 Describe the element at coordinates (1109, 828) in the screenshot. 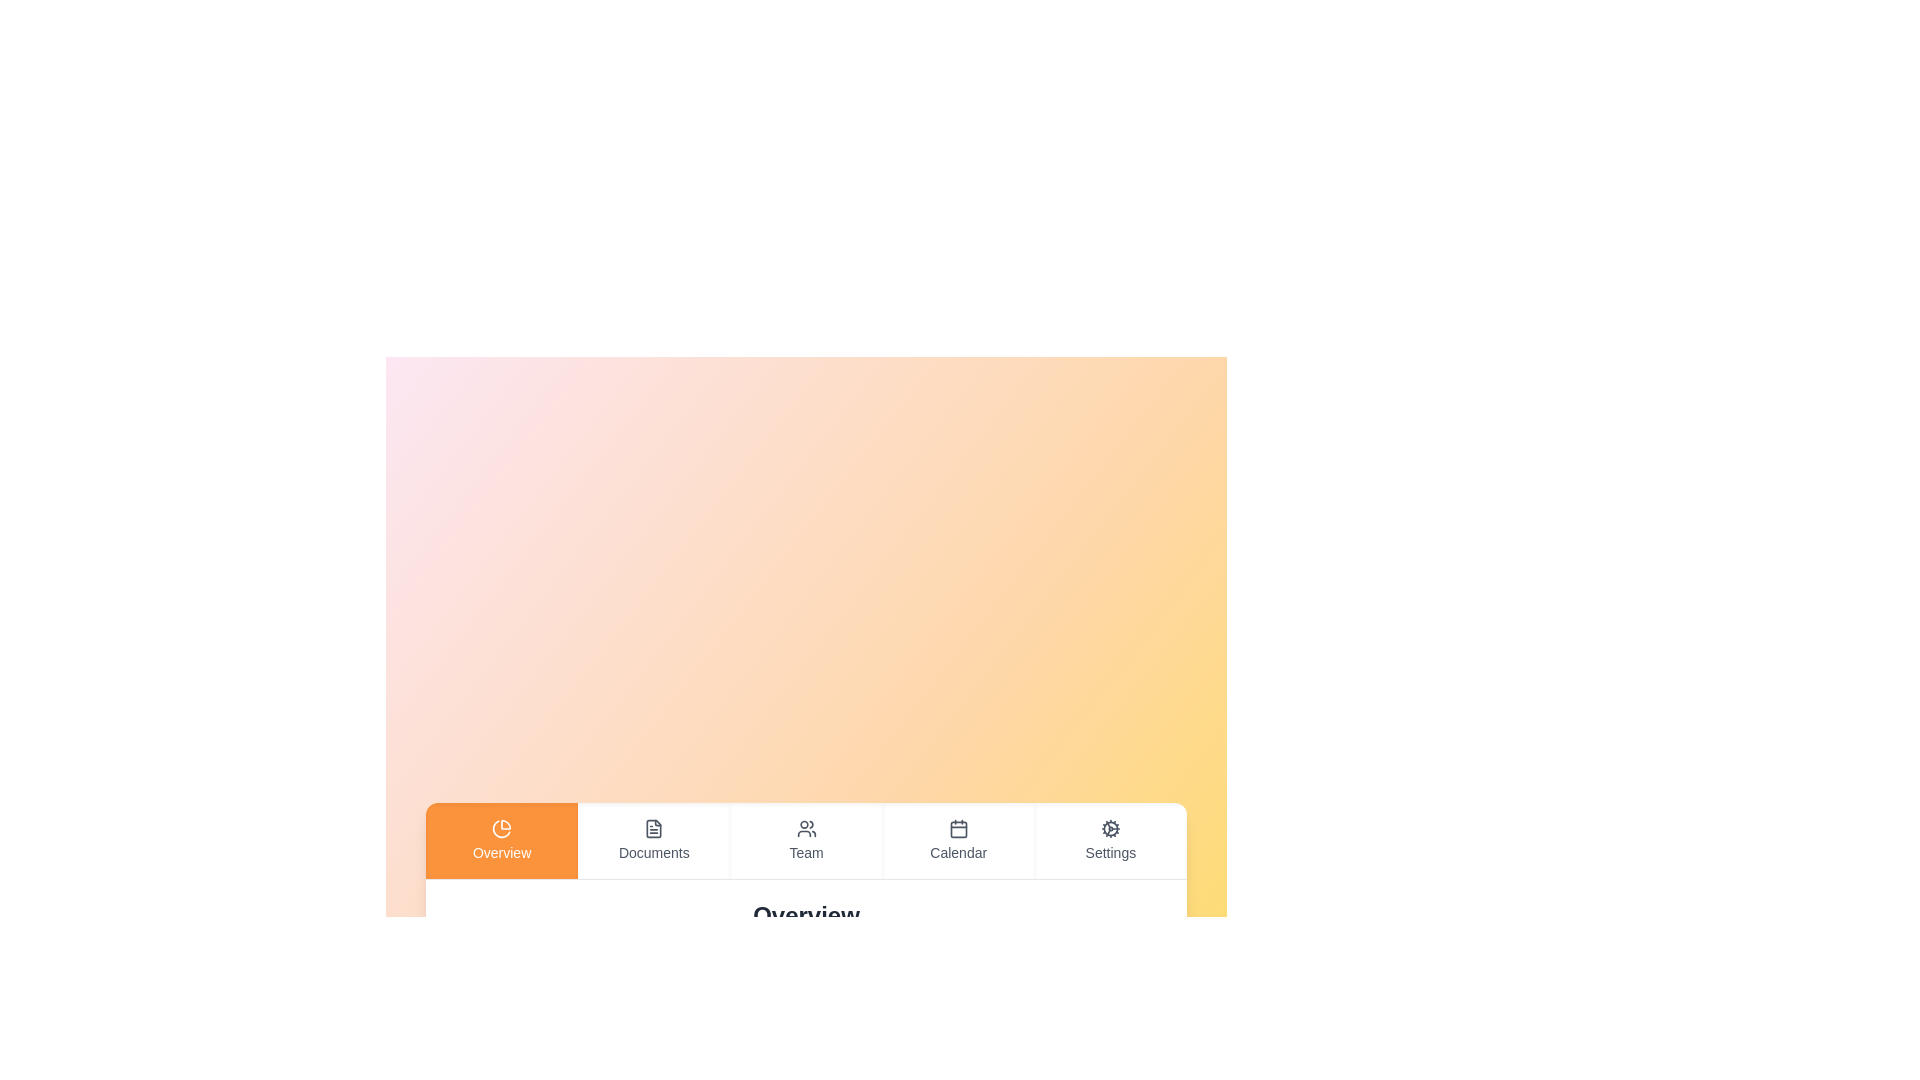

I see `the Graphical SVG component located at the center of the gear icon in the top-right corner of the bottom navigation bar labeled as 'Settings'` at that location.